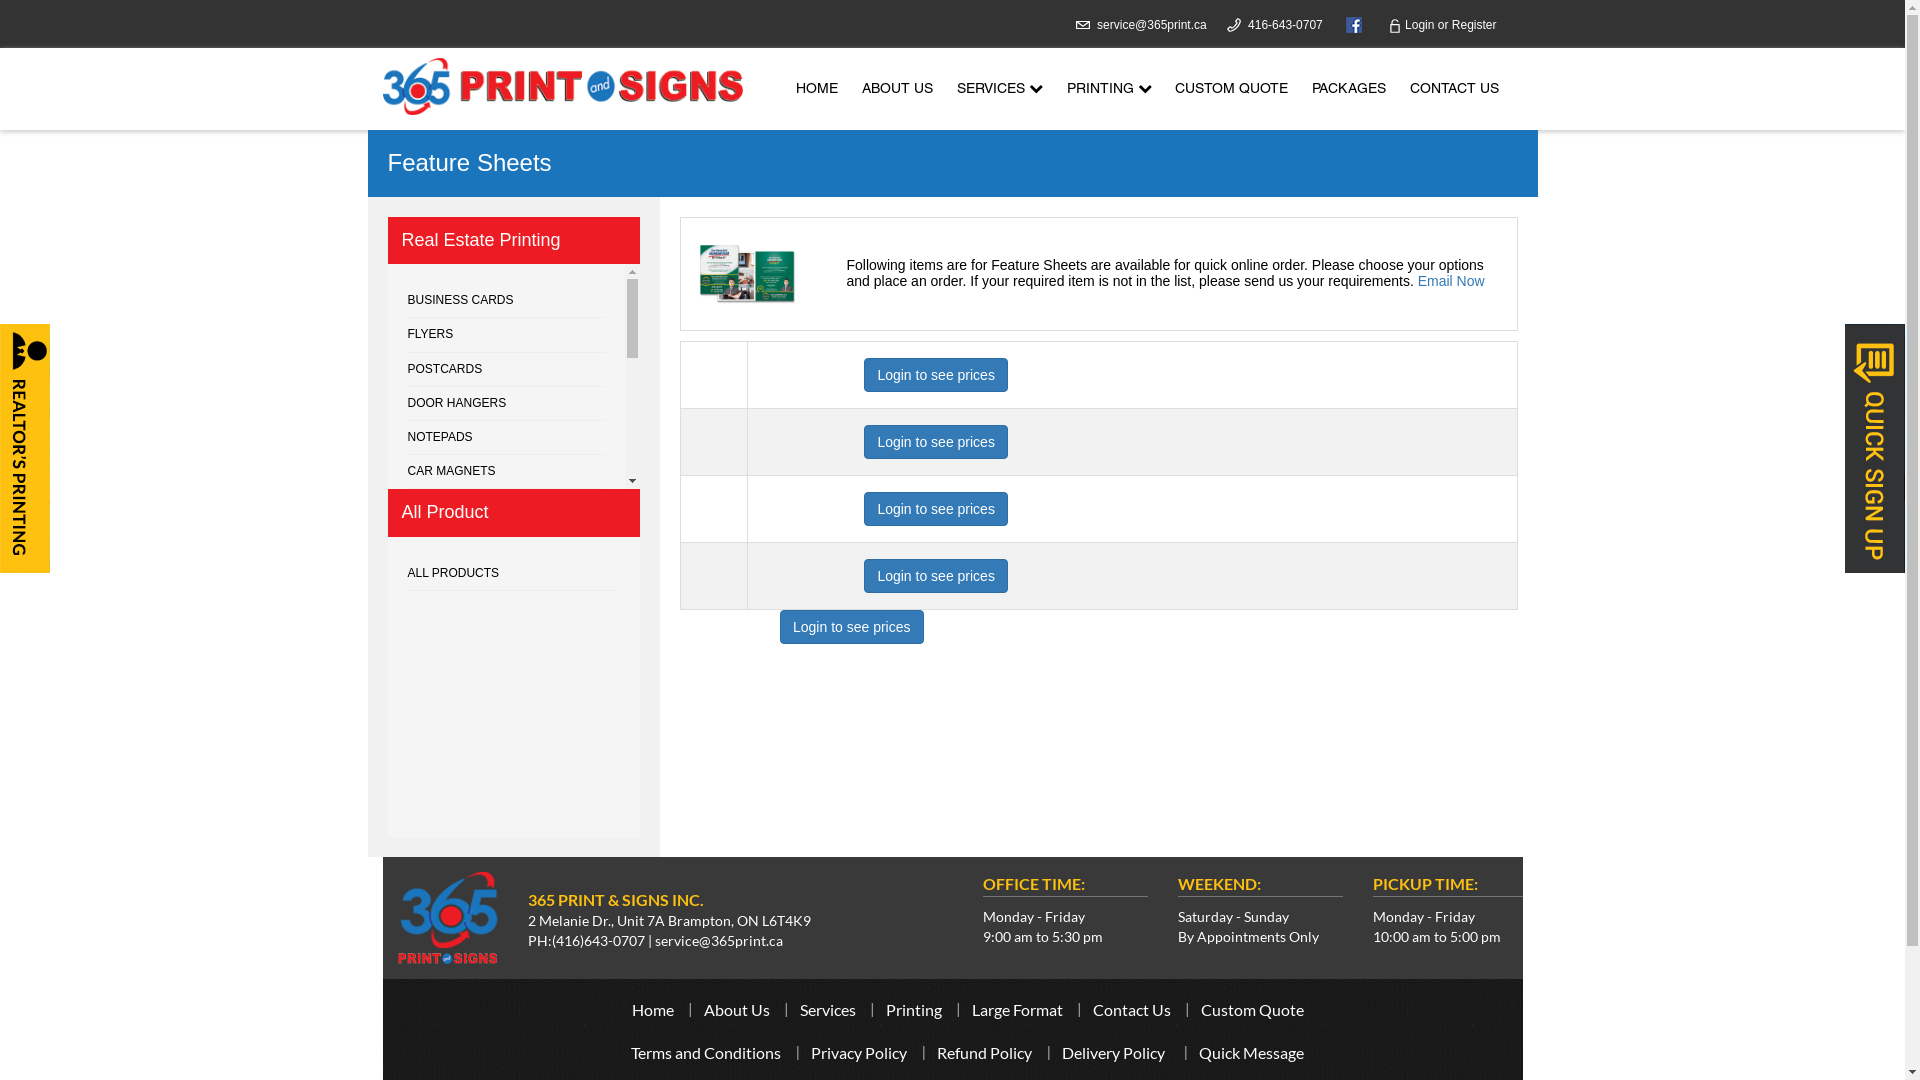  What do you see at coordinates (507, 608) in the screenshot?
I see `'PRESENTATION FOLDERS'` at bounding box center [507, 608].